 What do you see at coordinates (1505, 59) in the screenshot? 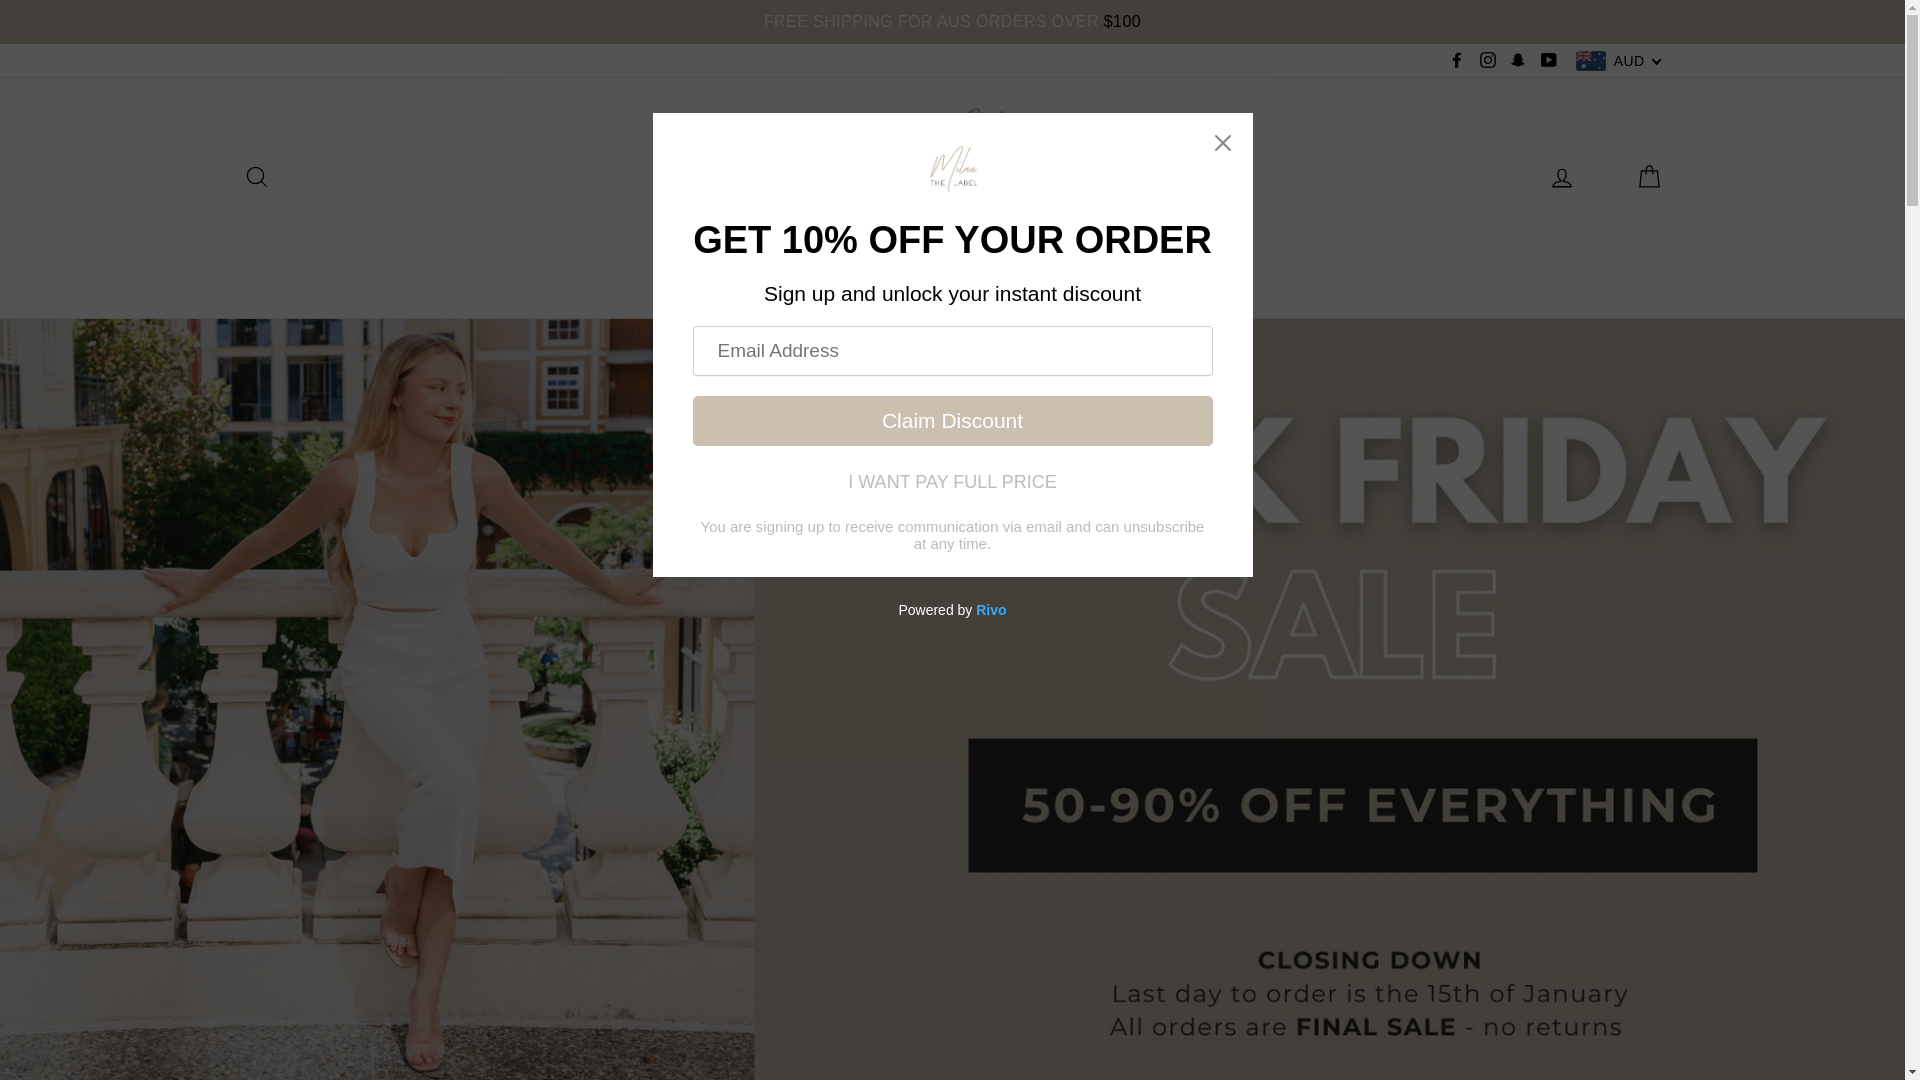
I see `'Snapchat'` at bounding box center [1505, 59].